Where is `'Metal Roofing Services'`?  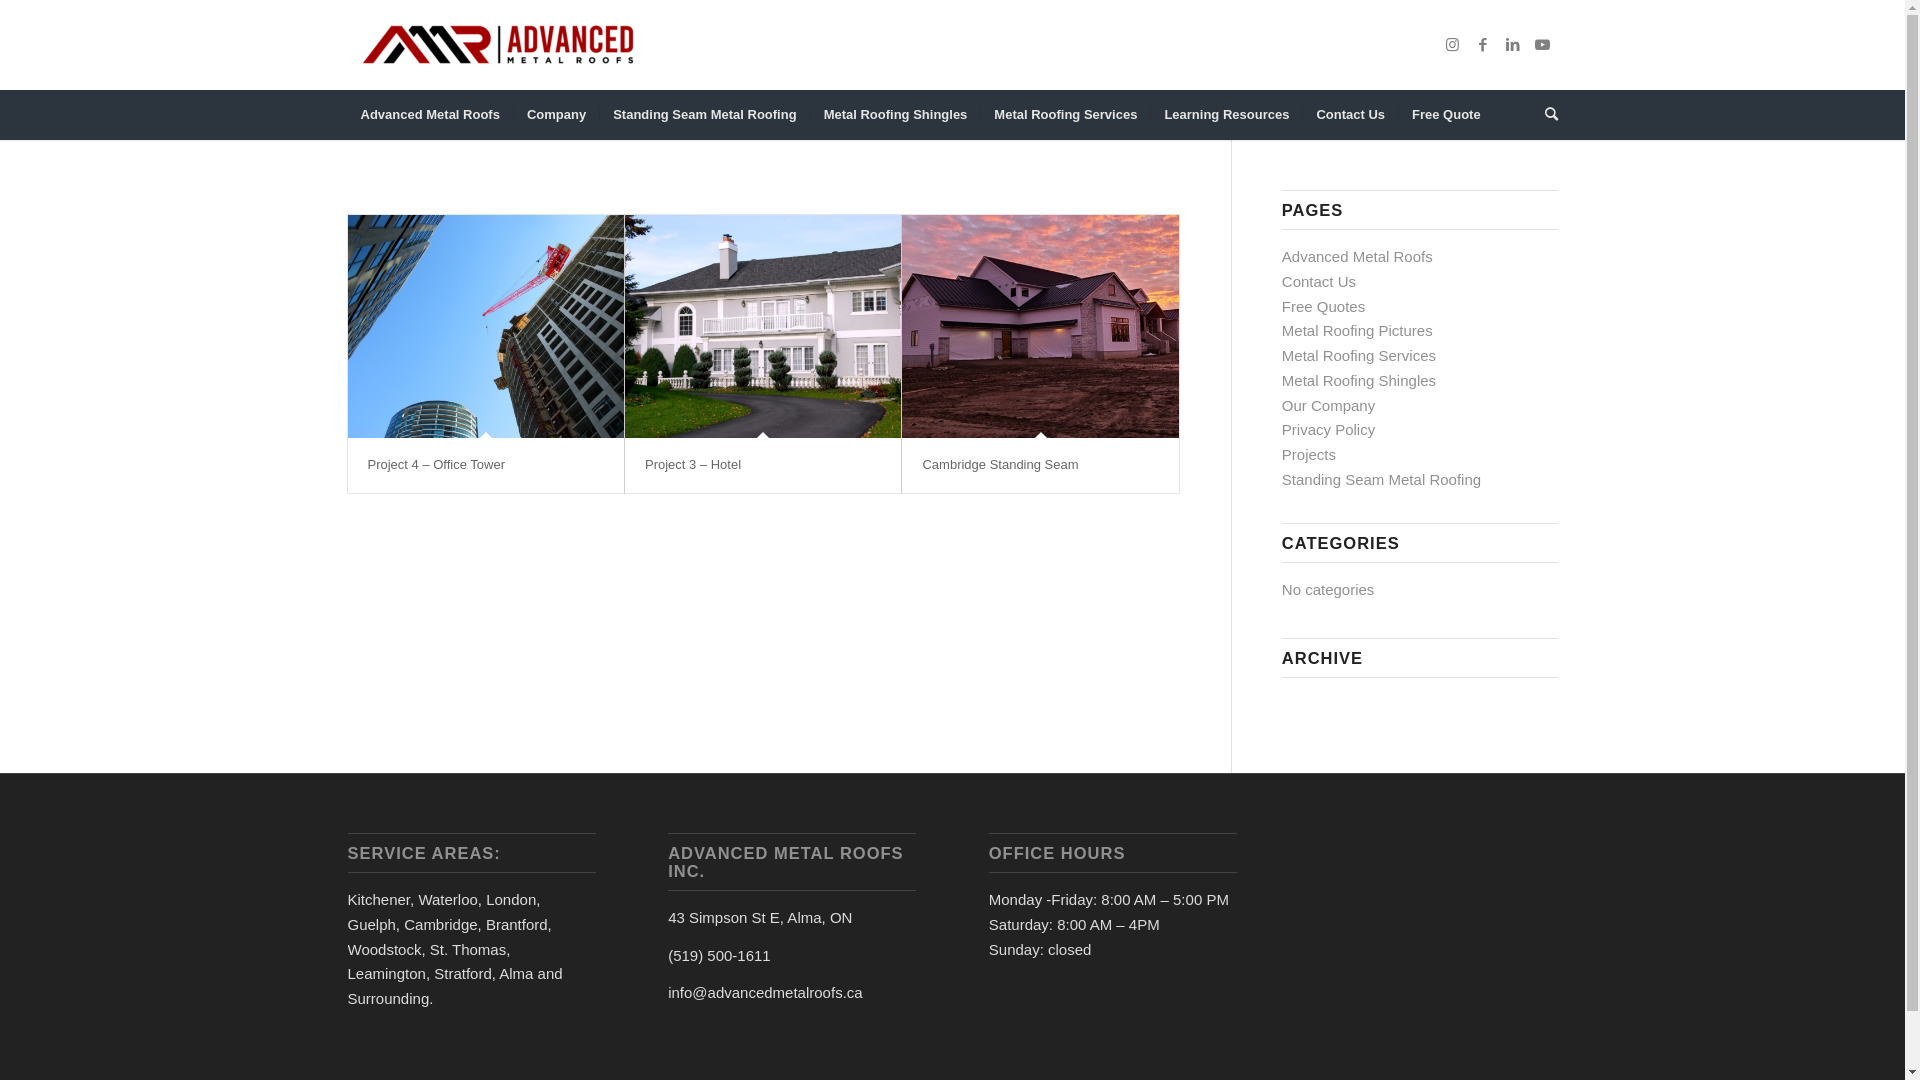 'Metal Roofing Services' is located at coordinates (1064, 115).